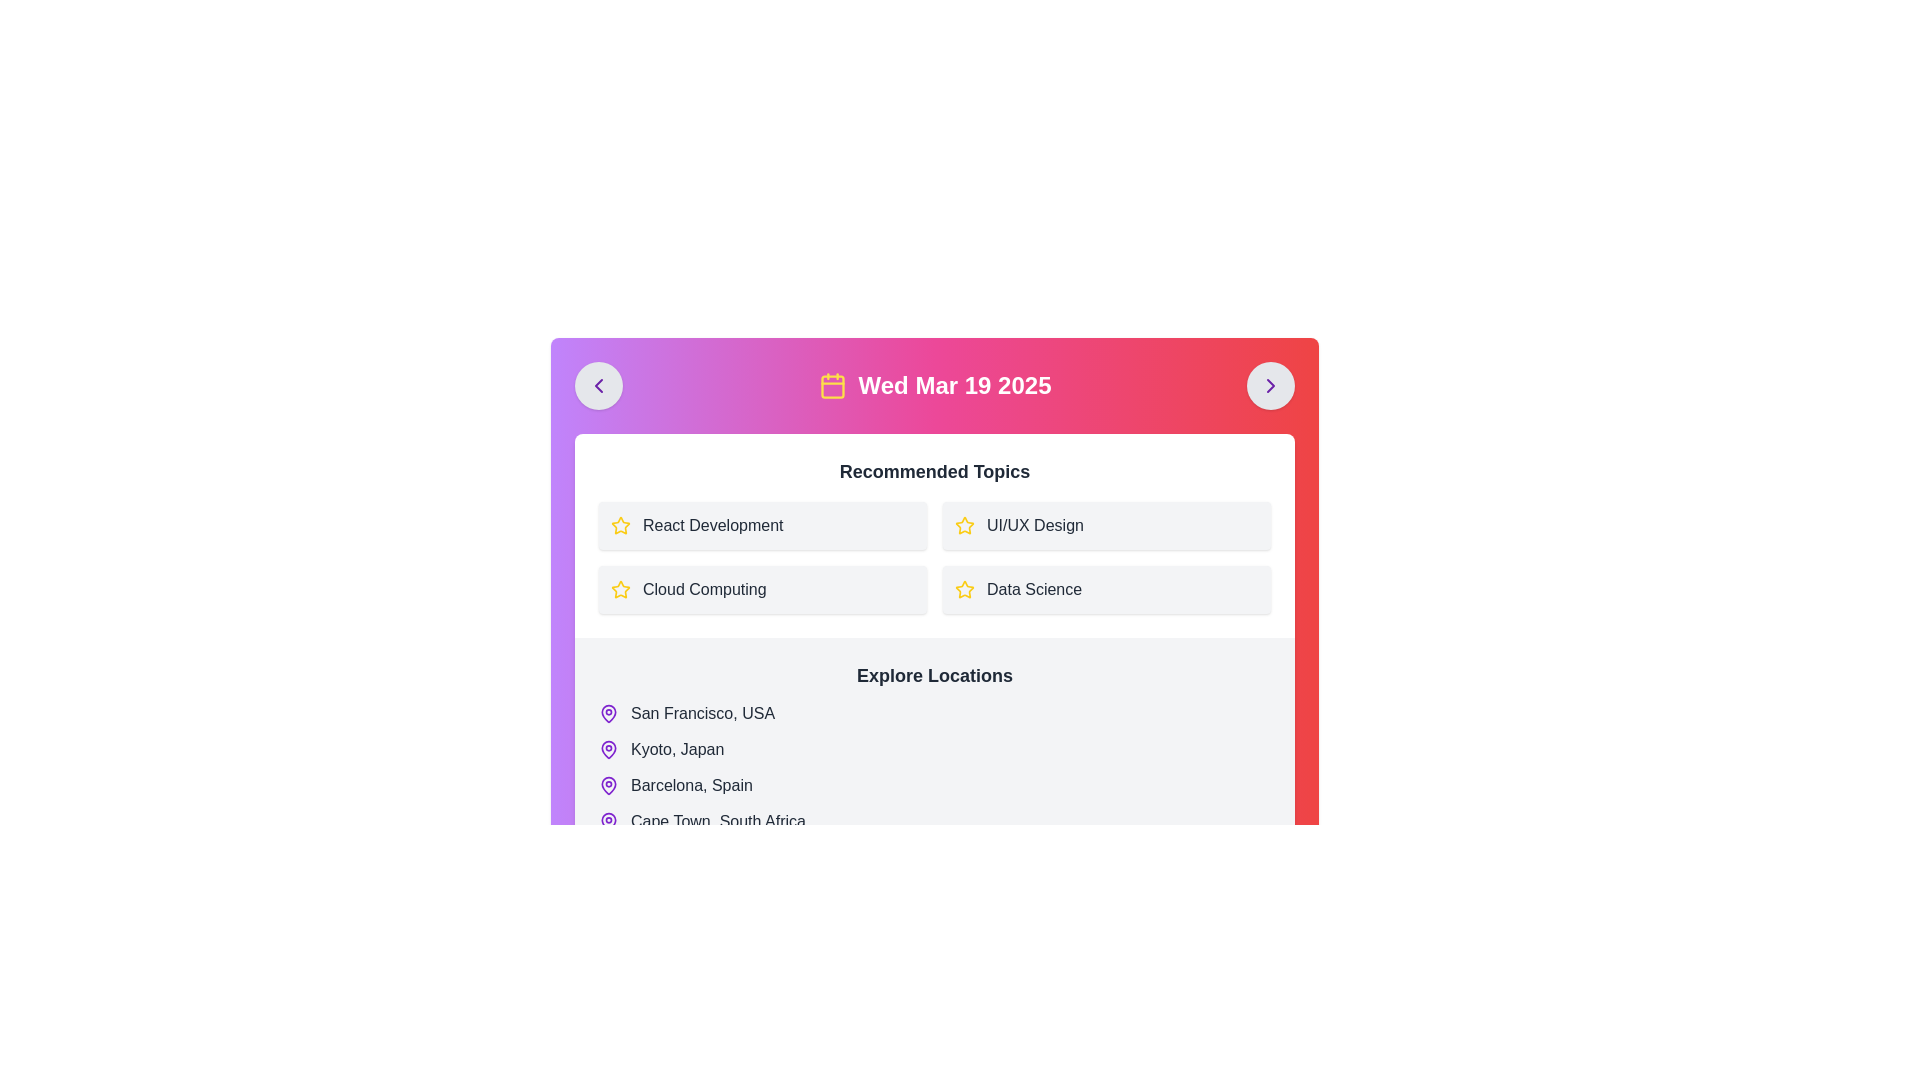 The height and width of the screenshot is (1080, 1920). What do you see at coordinates (608, 785) in the screenshot?
I see `the circular purple map pin icon located beside the 'Barcelona, Spain' text` at bounding box center [608, 785].